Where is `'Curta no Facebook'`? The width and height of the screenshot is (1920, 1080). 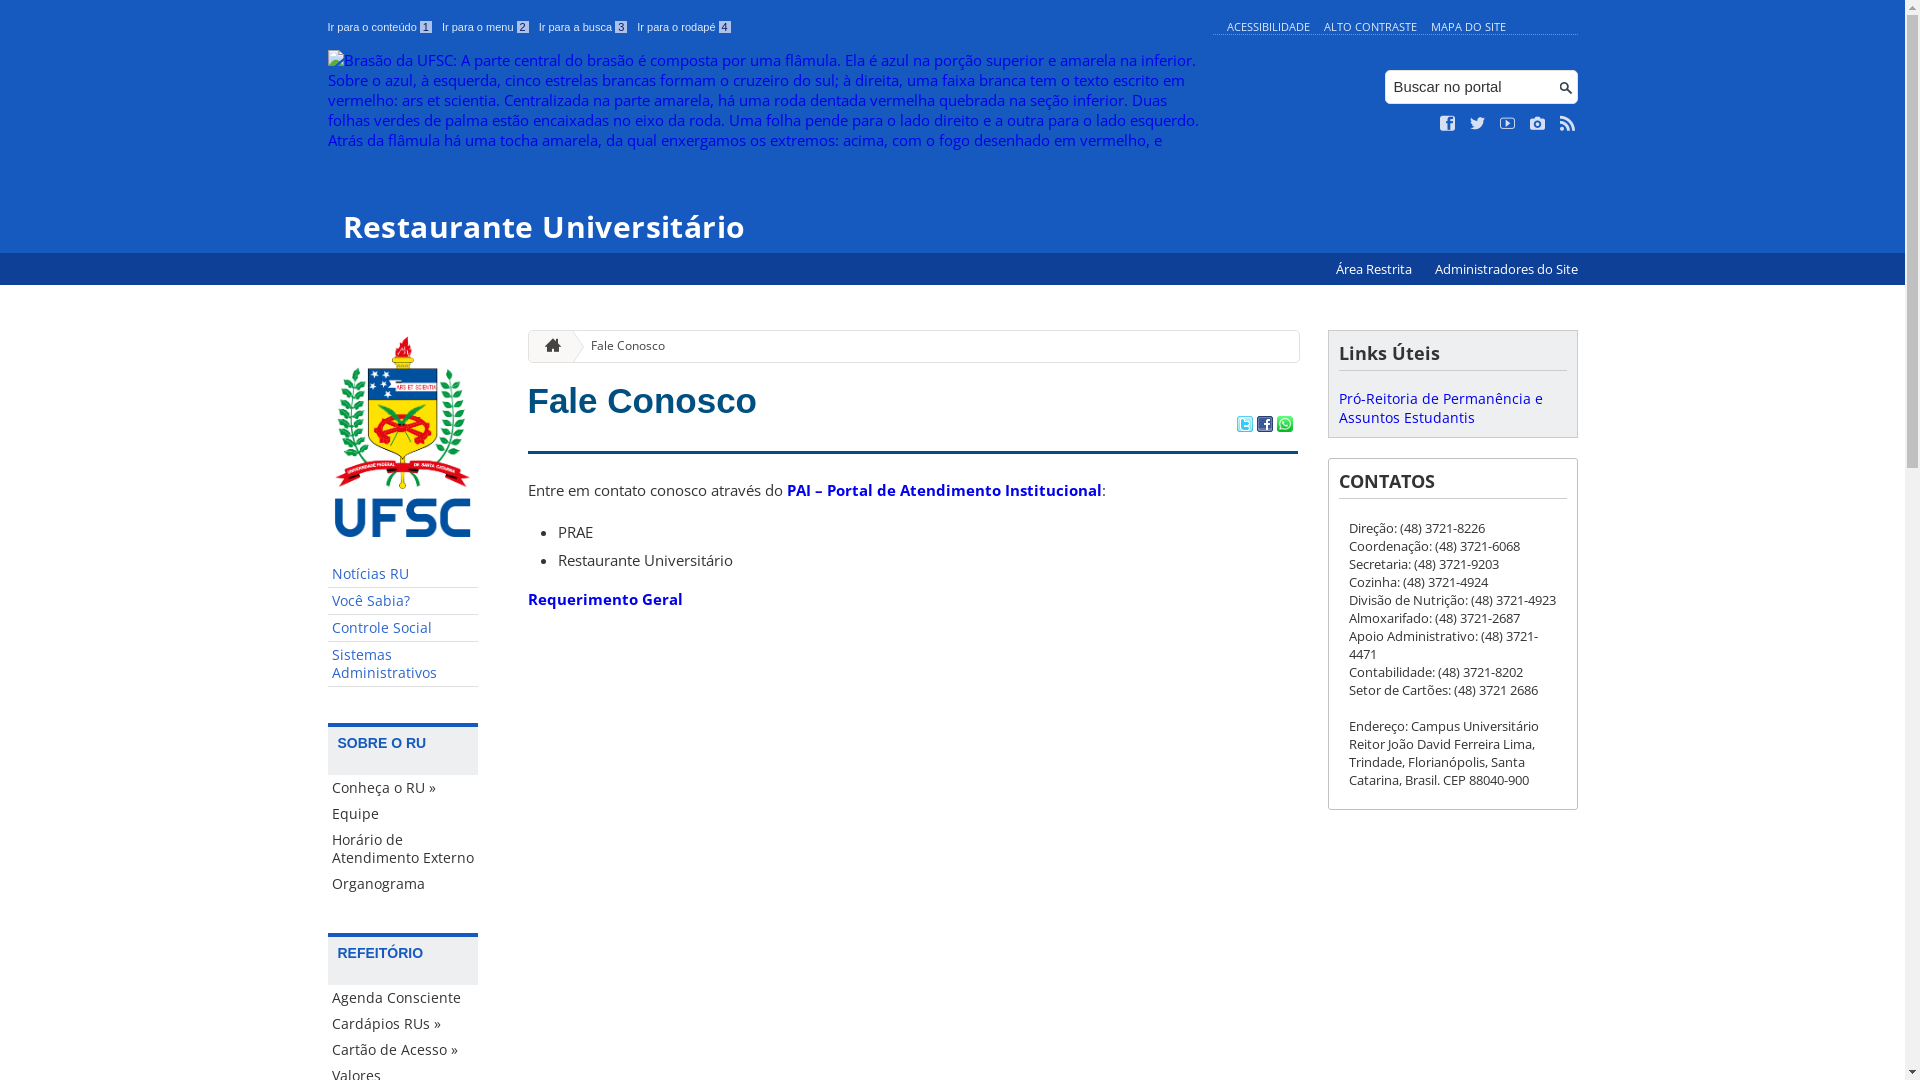 'Curta no Facebook' is located at coordinates (1448, 123).